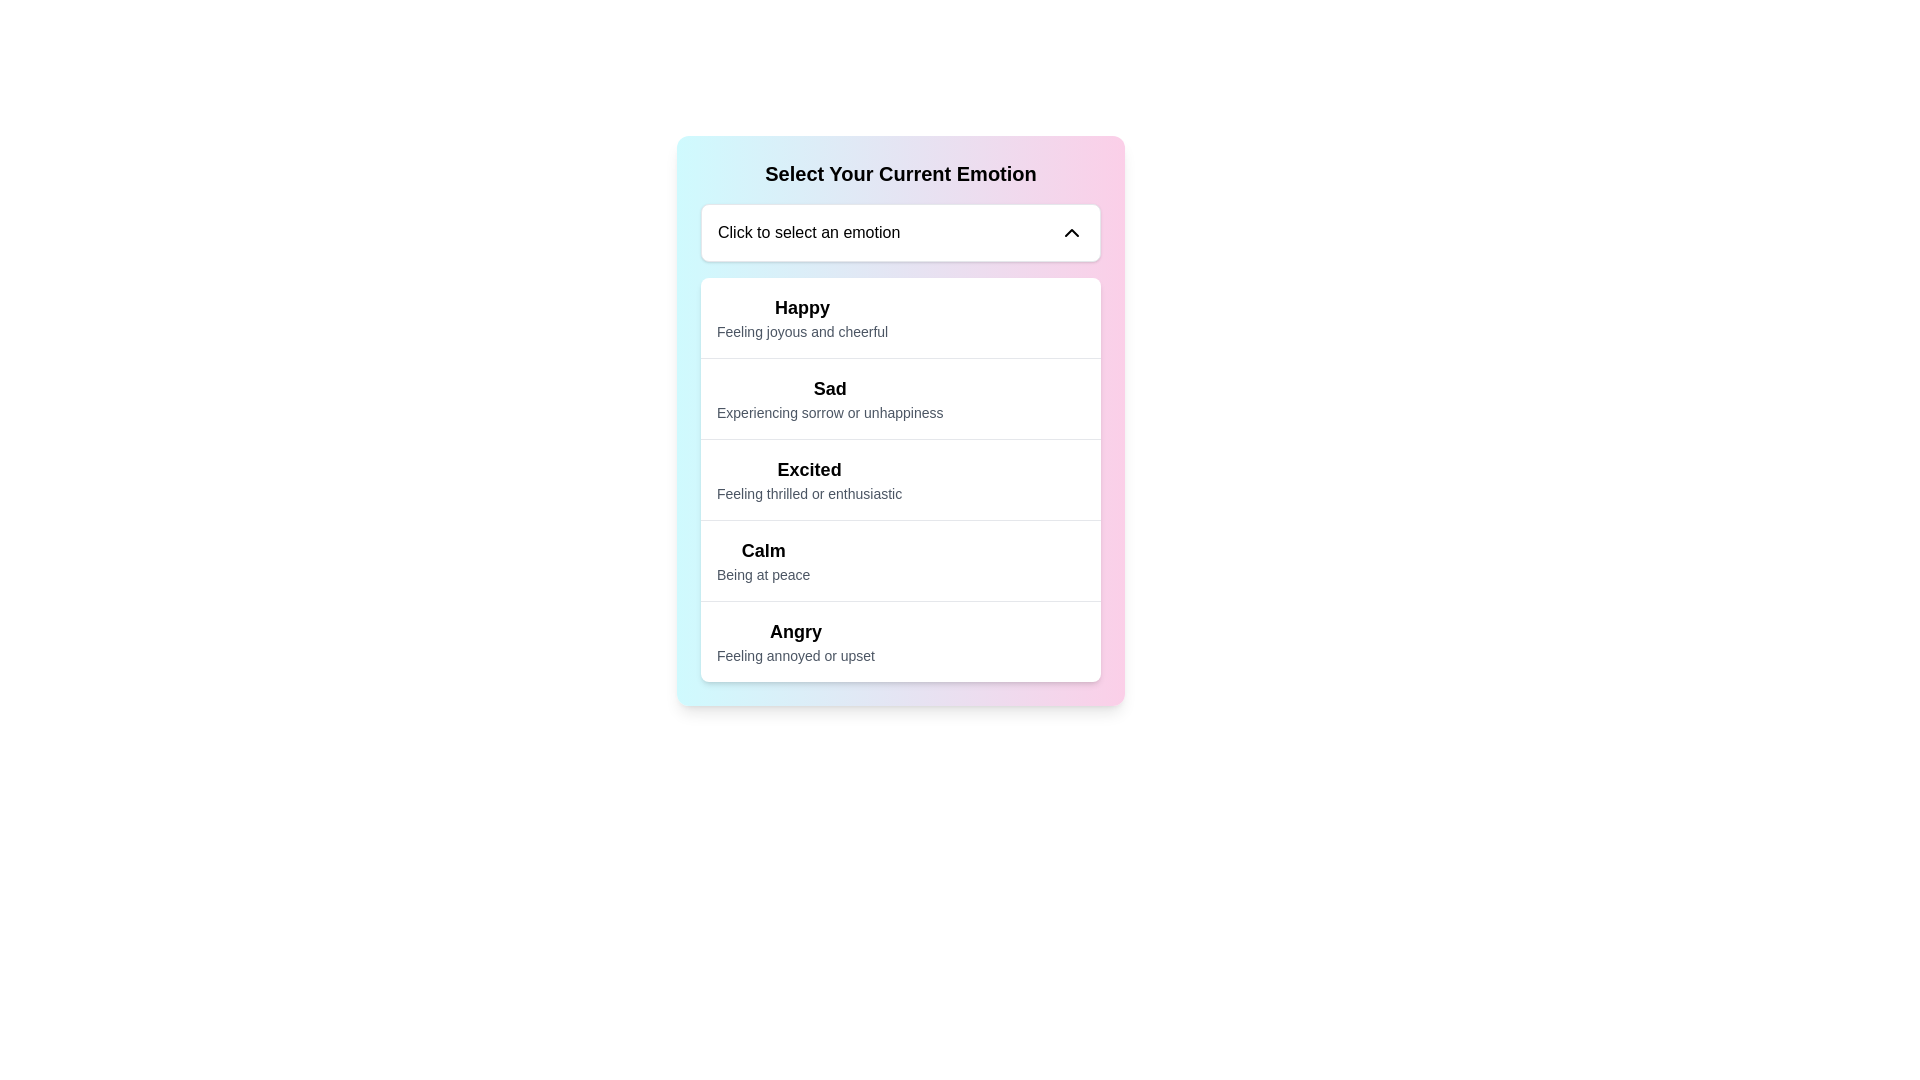  I want to click on the text label that provides additional context for the 'Excited' option in the dropdown menu, located beneath the title 'Excited', so click(809, 493).